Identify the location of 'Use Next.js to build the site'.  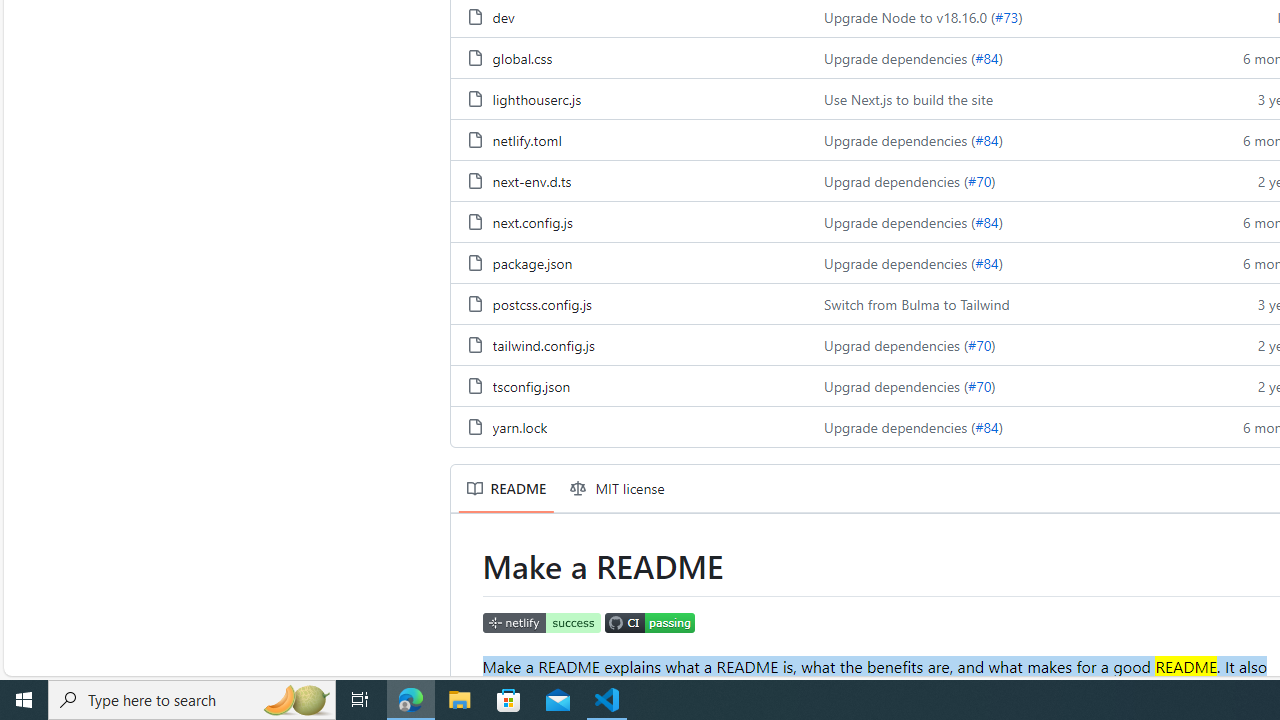
(907, 99).